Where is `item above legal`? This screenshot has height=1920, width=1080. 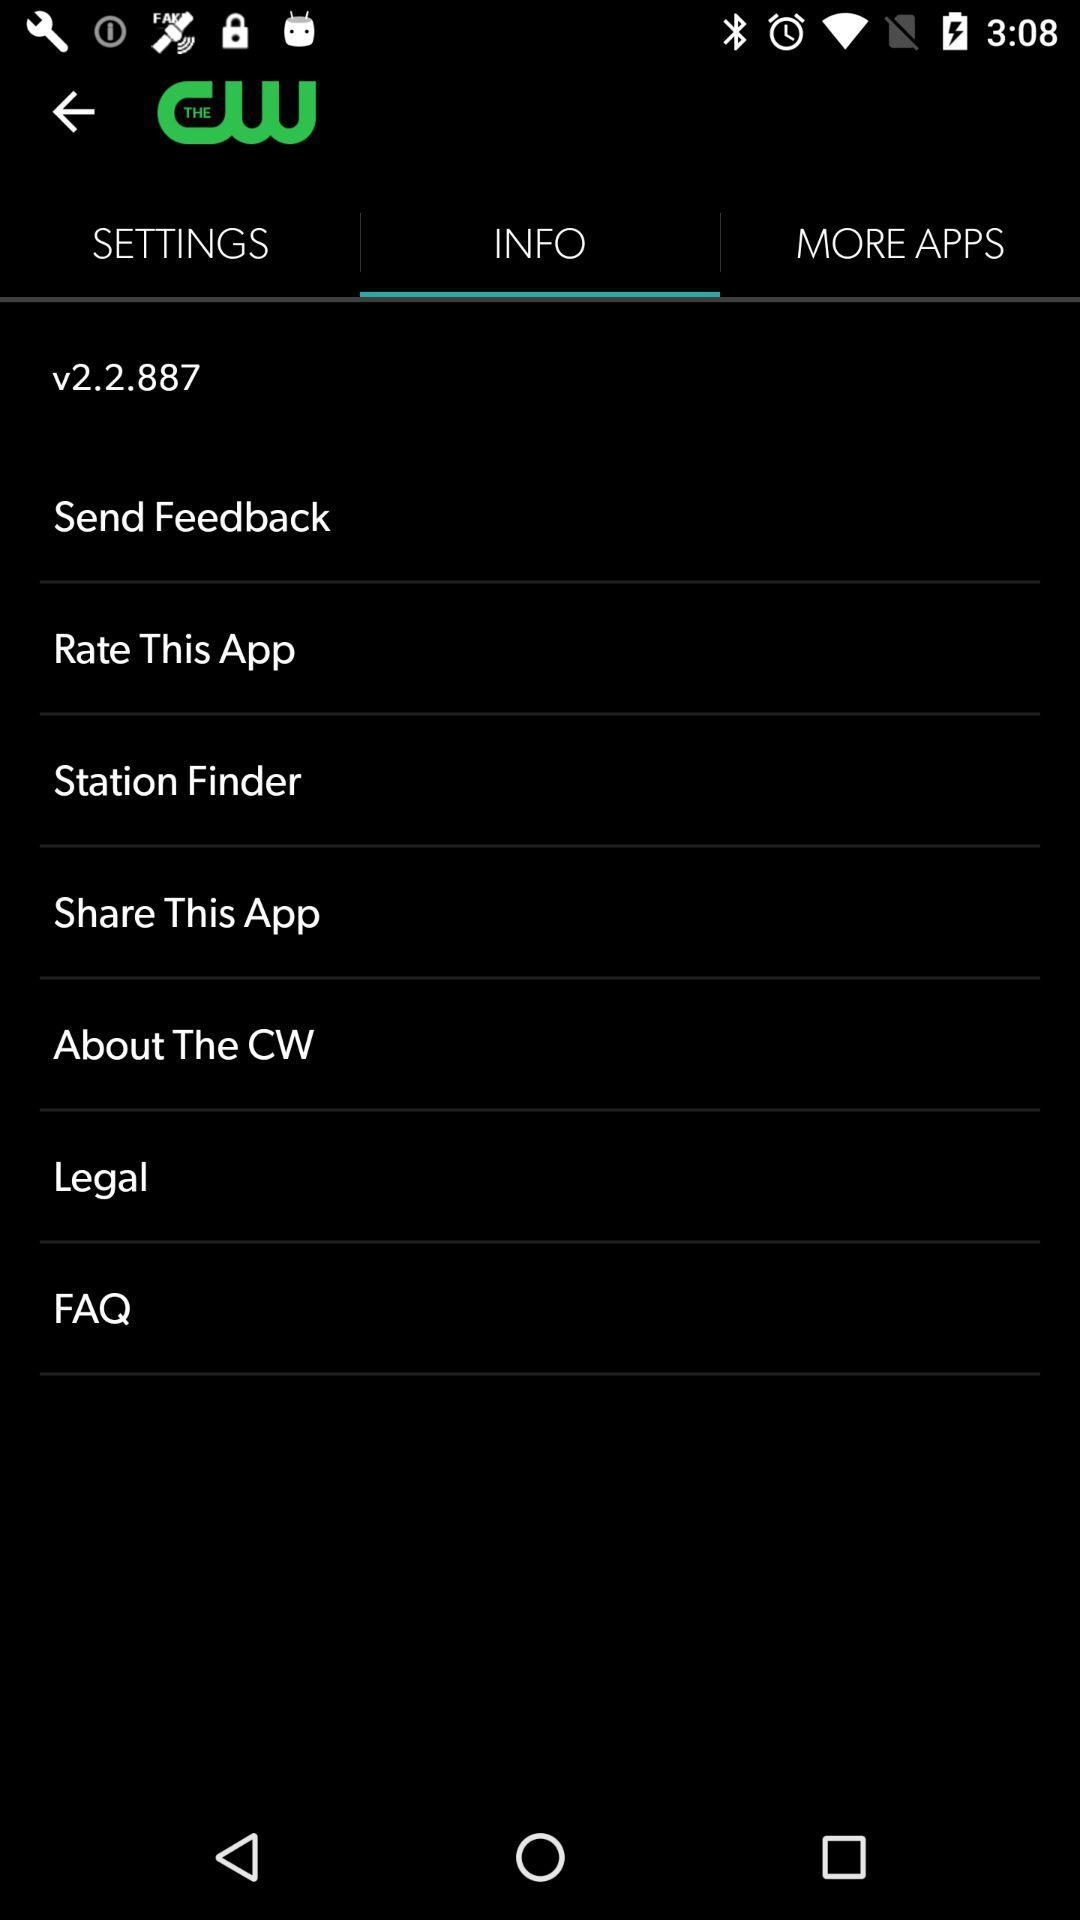 item above legal is located at coordinates (540, 1043).